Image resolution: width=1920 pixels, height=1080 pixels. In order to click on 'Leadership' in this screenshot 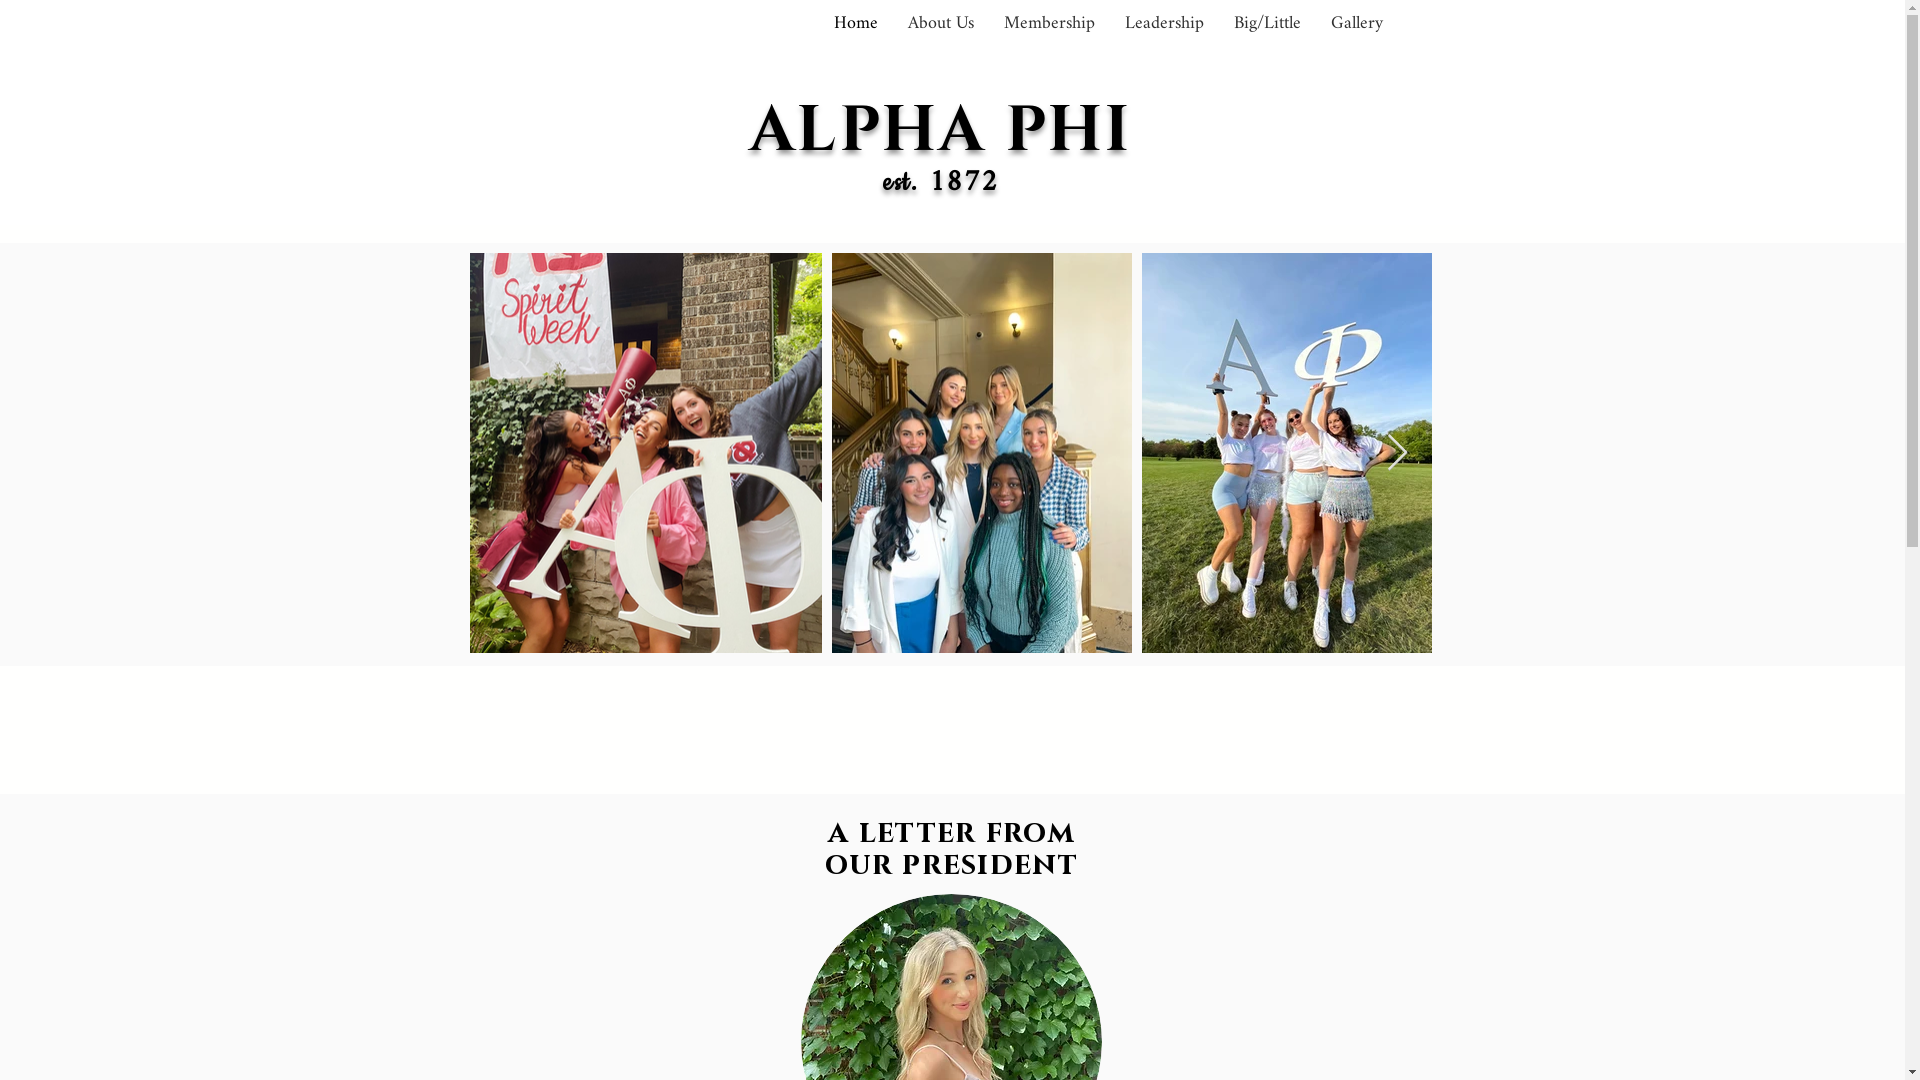, I will do `click(1108, 23)`.